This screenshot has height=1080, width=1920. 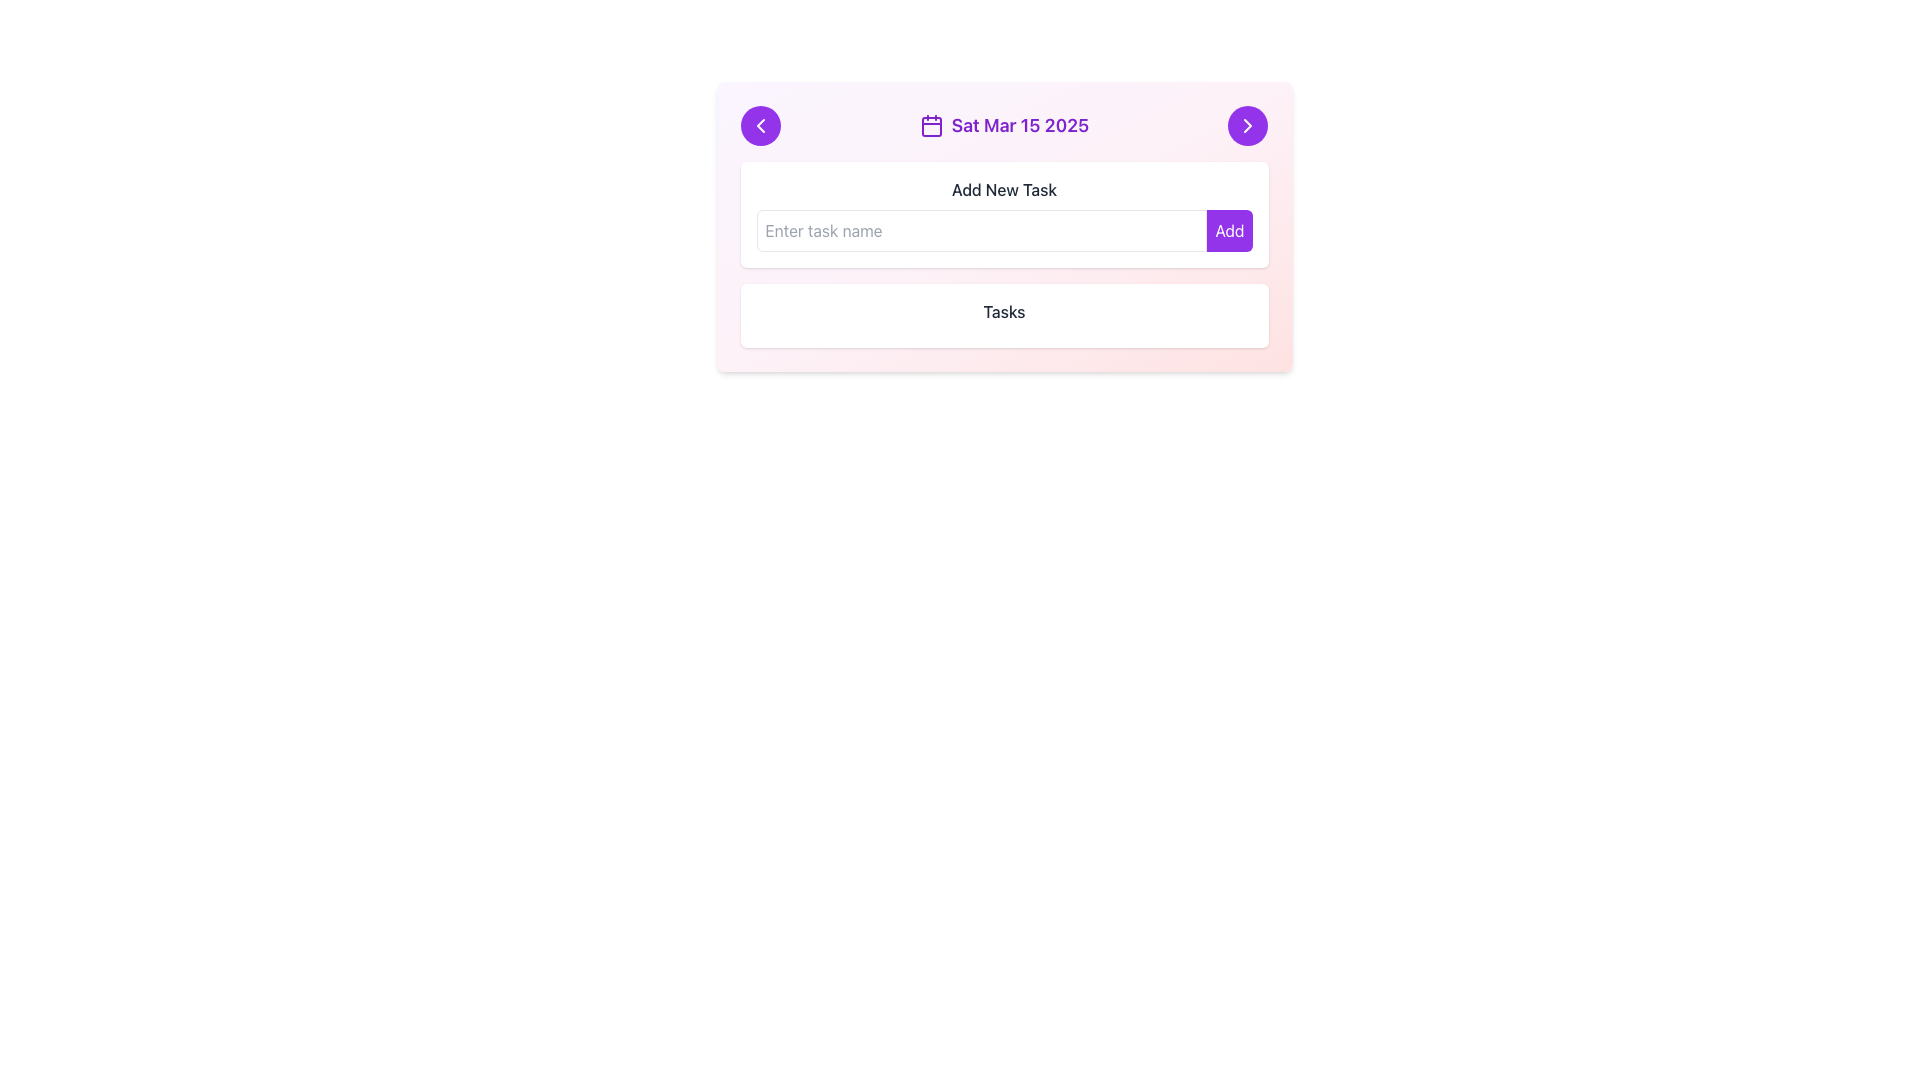 What do you see at coordinates (759, 126) in the screenshot?
I see `the circular button with a purple background and a white left-facing chevron icon to trigger the hover effect that darkens its background color` at bounding box center [759, 126].